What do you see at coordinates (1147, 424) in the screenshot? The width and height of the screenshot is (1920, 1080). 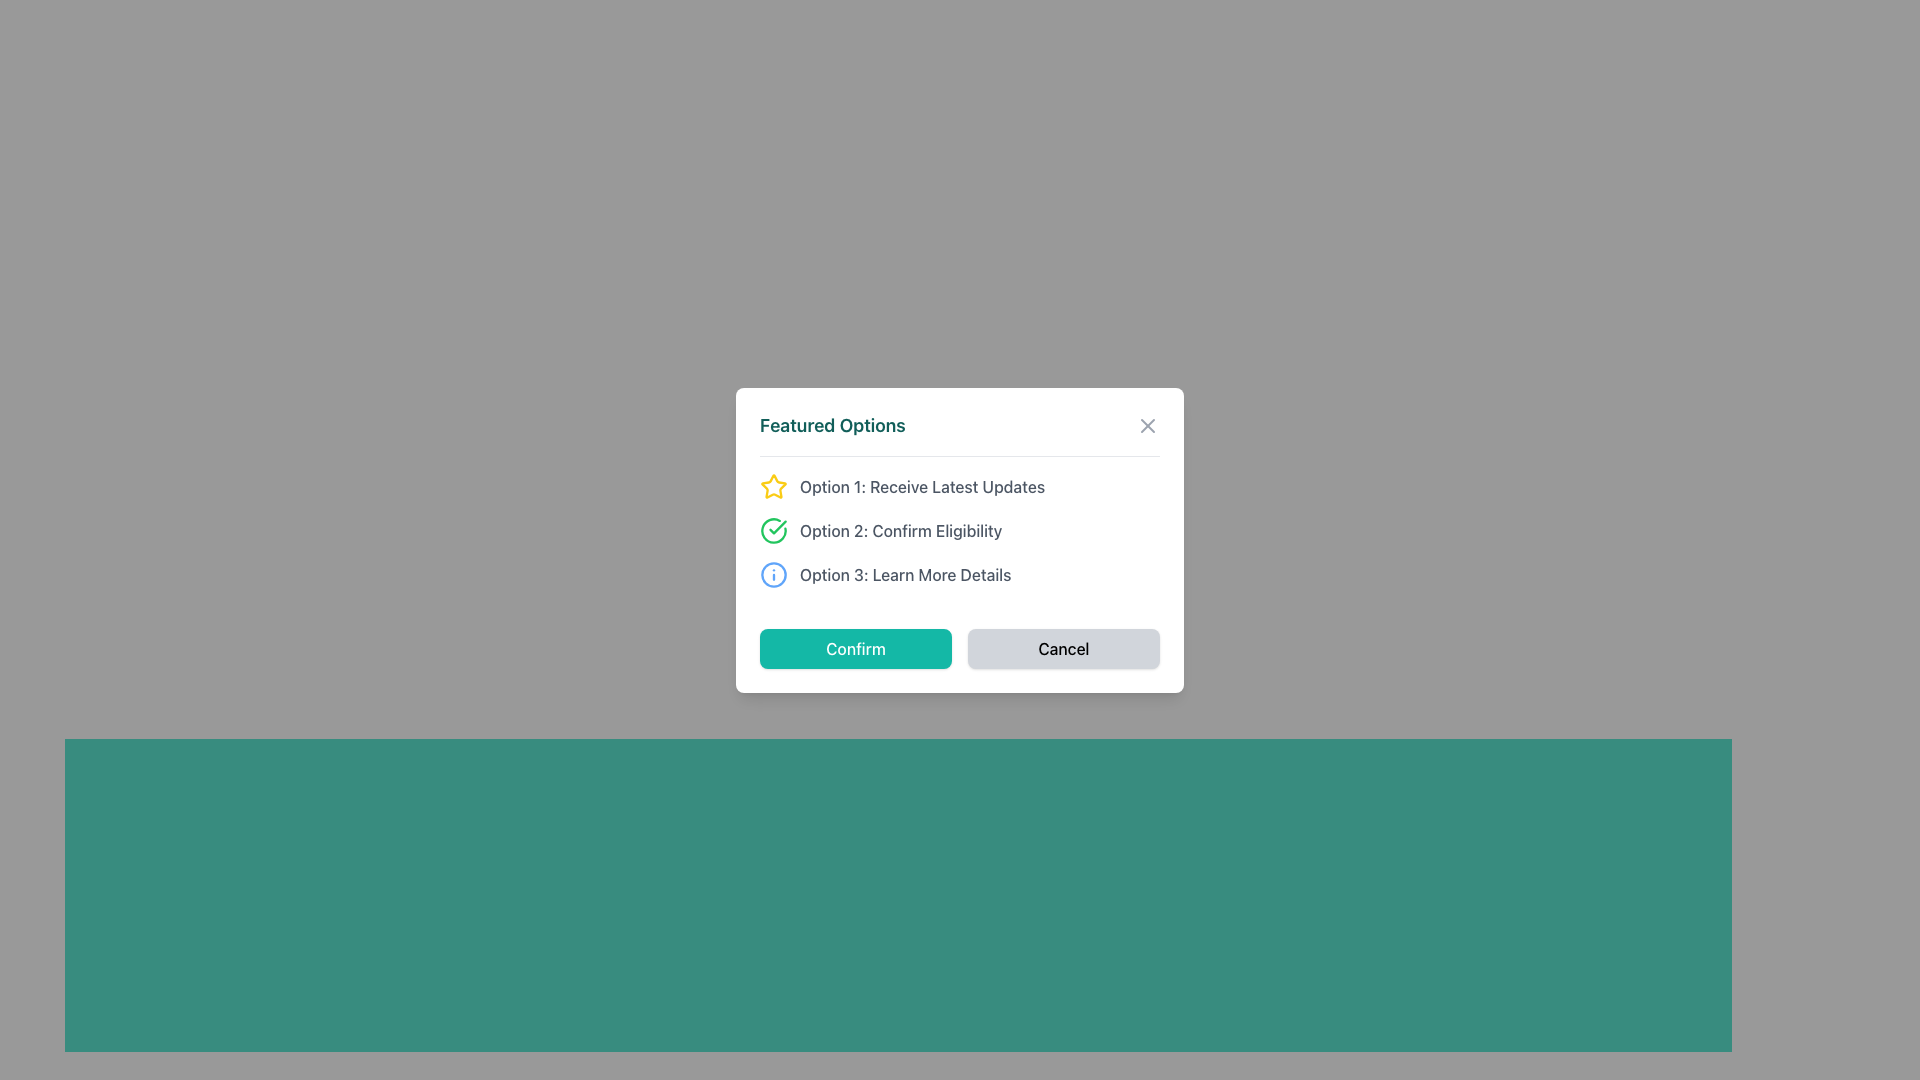 I see `the close icon button located at the top-right corner of the modal box titled 'Featured Options'` at bounding box center [1147, 424].